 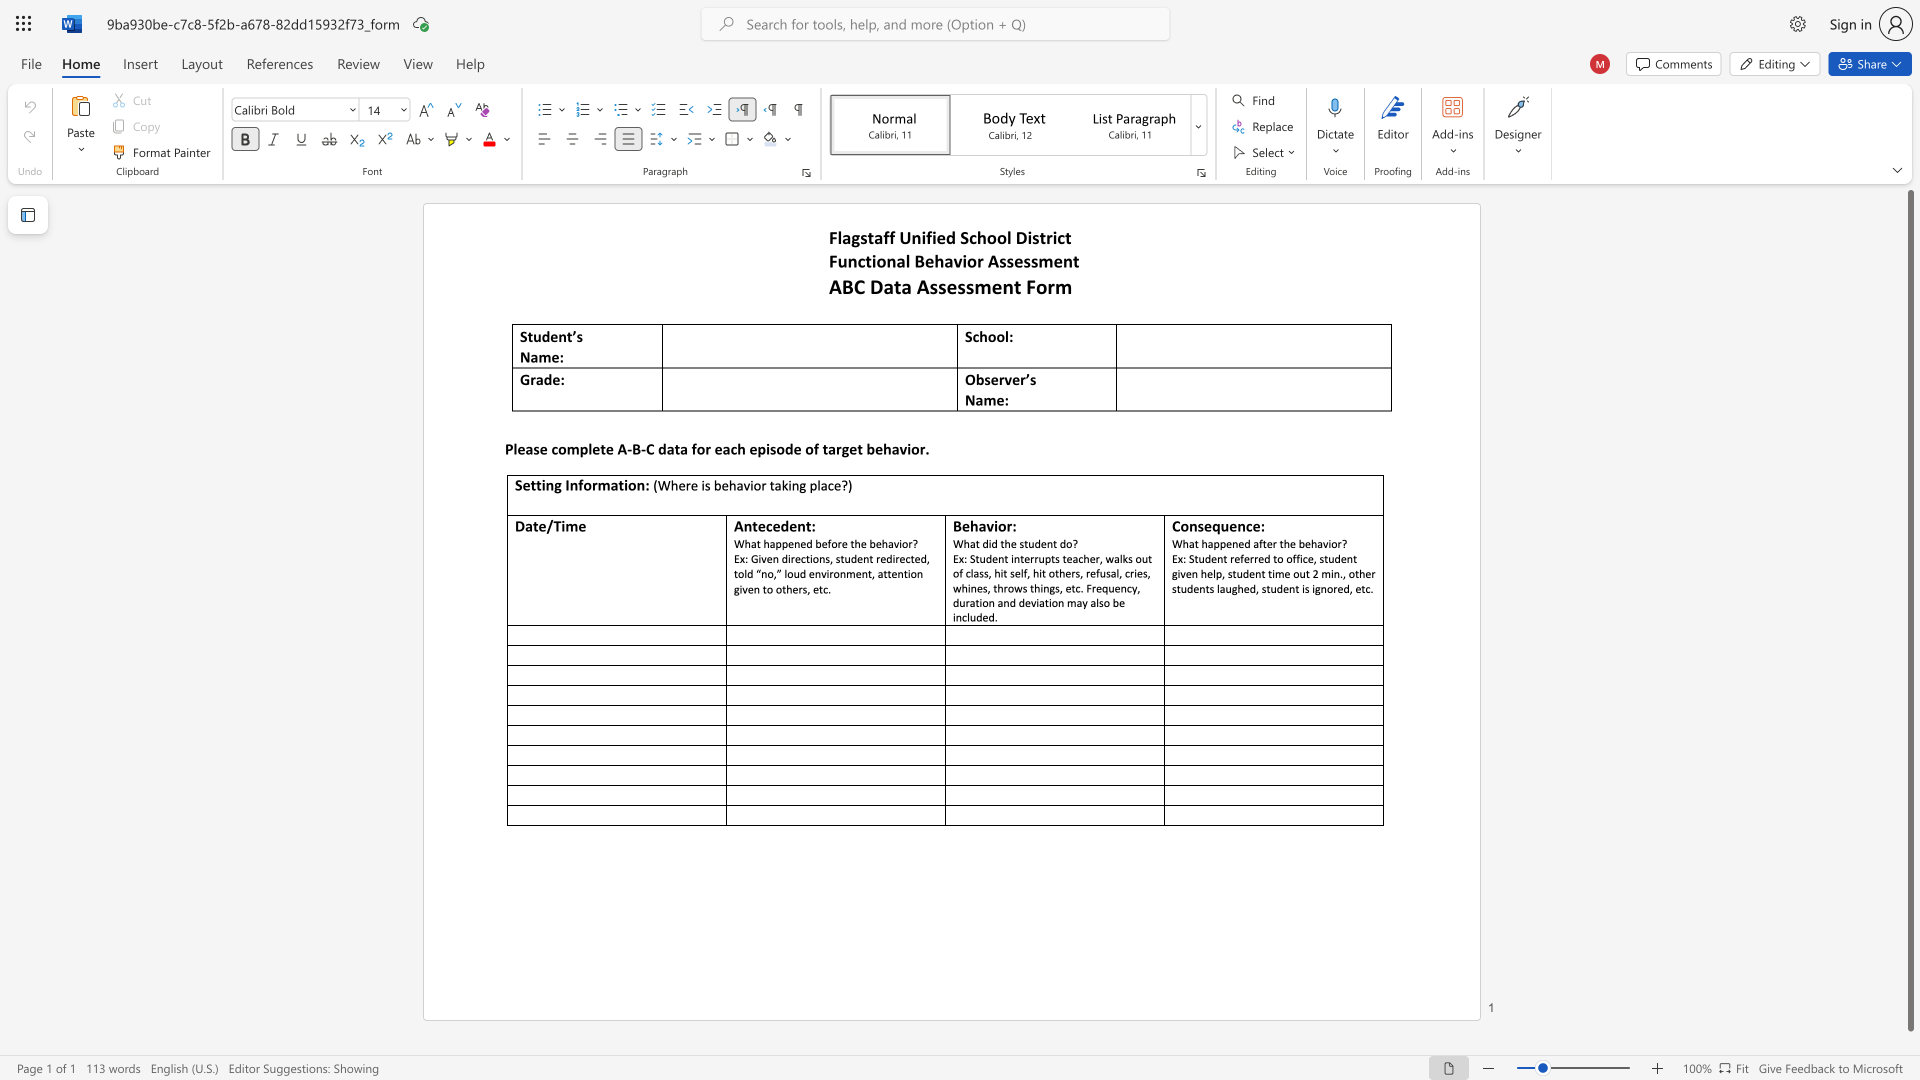 What do you see at coordinates (760, 485) in the screenshot?
I see `the subset text "r ta" within the text "(Where is behavior taking place?)"` at bounding box center [760, 485].